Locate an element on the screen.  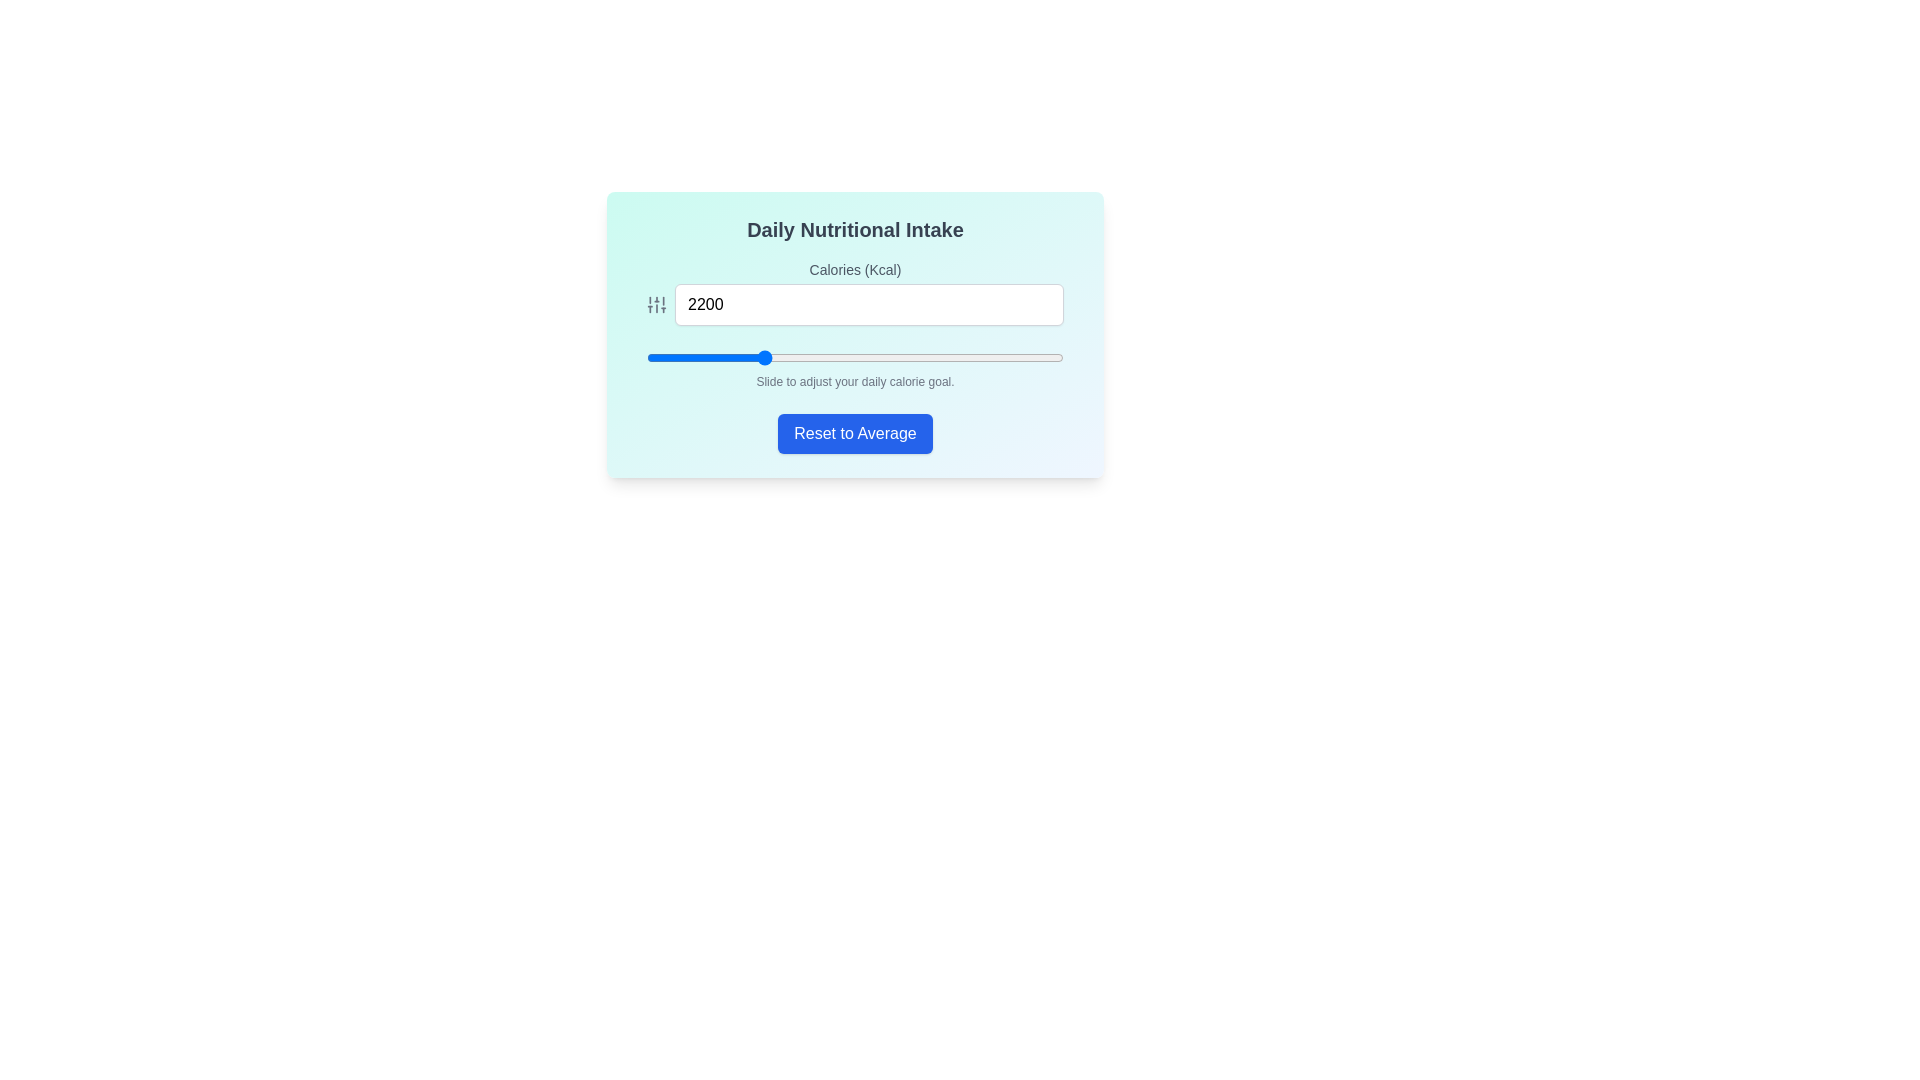
daily calorie intake goal is located at coordinates (967, 357).